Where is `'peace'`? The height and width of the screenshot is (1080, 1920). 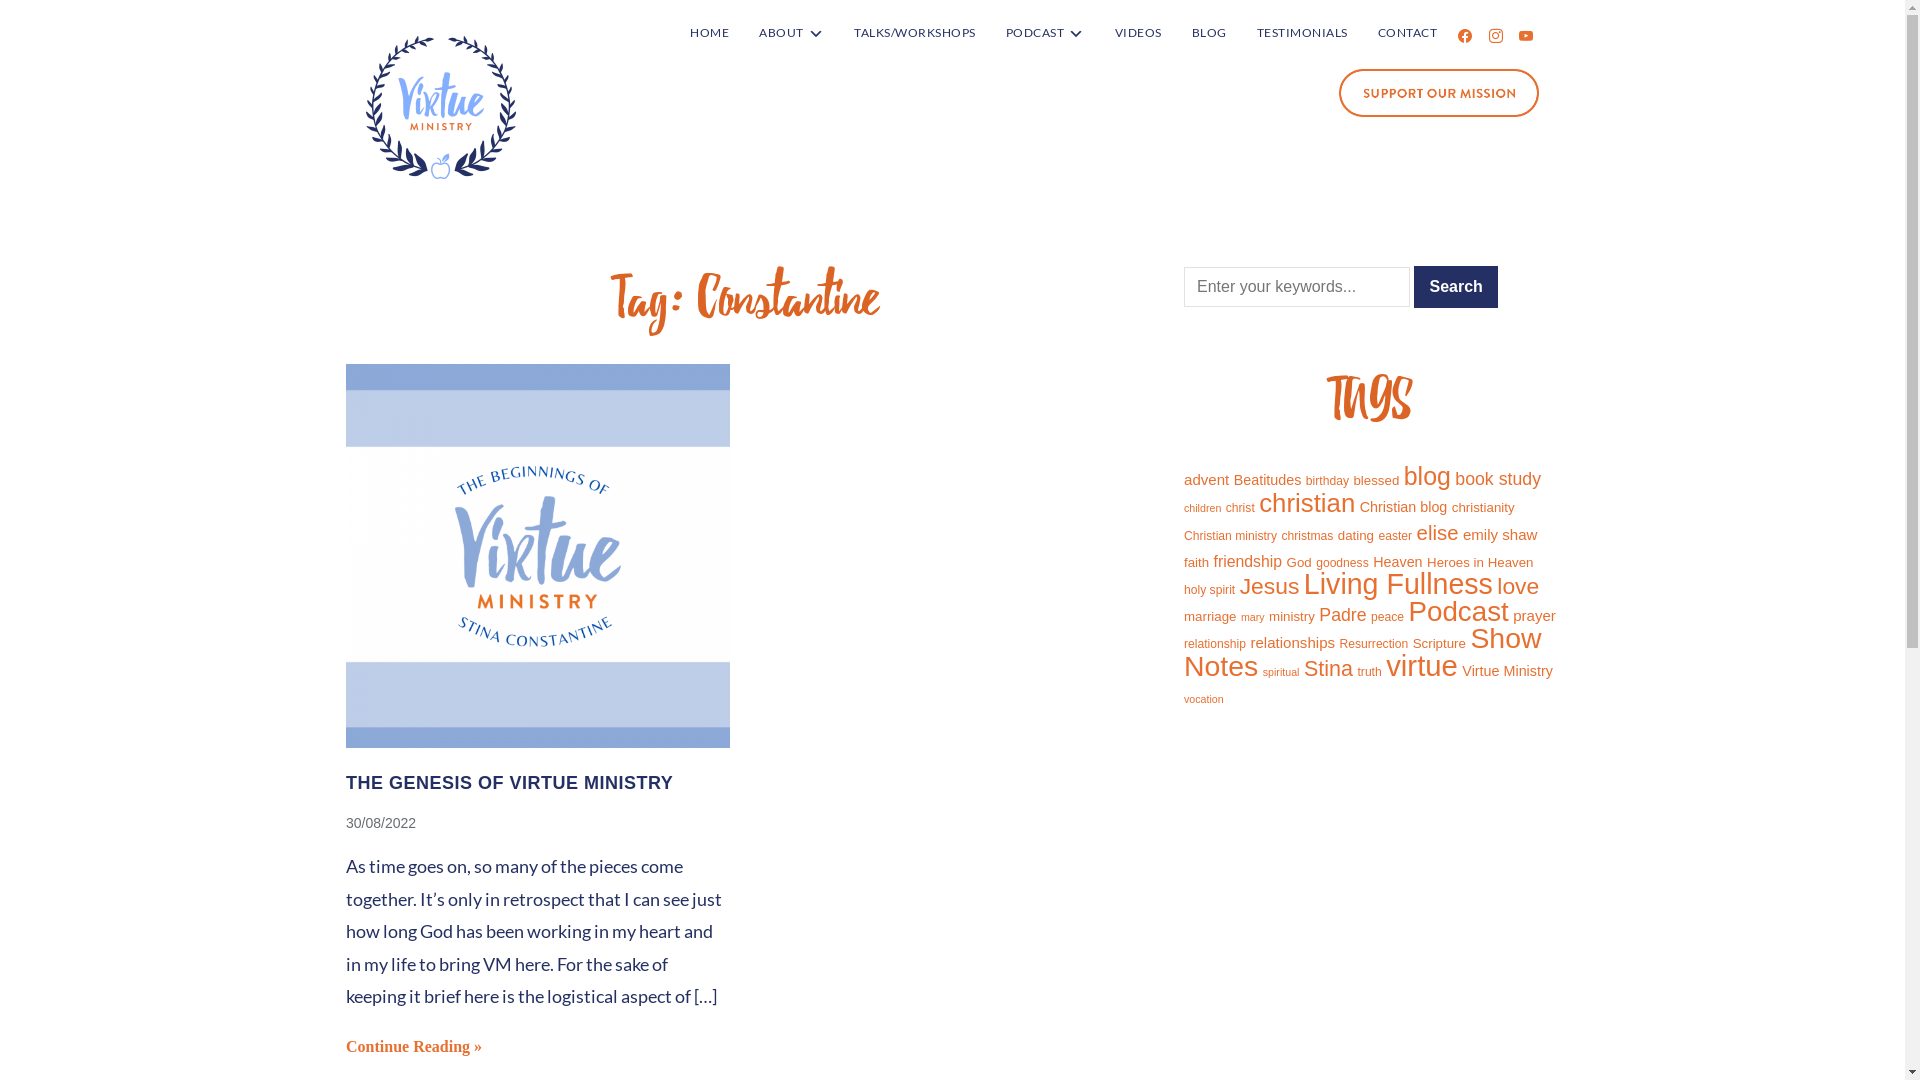
'peace' is located at coordinates (1386, 616).